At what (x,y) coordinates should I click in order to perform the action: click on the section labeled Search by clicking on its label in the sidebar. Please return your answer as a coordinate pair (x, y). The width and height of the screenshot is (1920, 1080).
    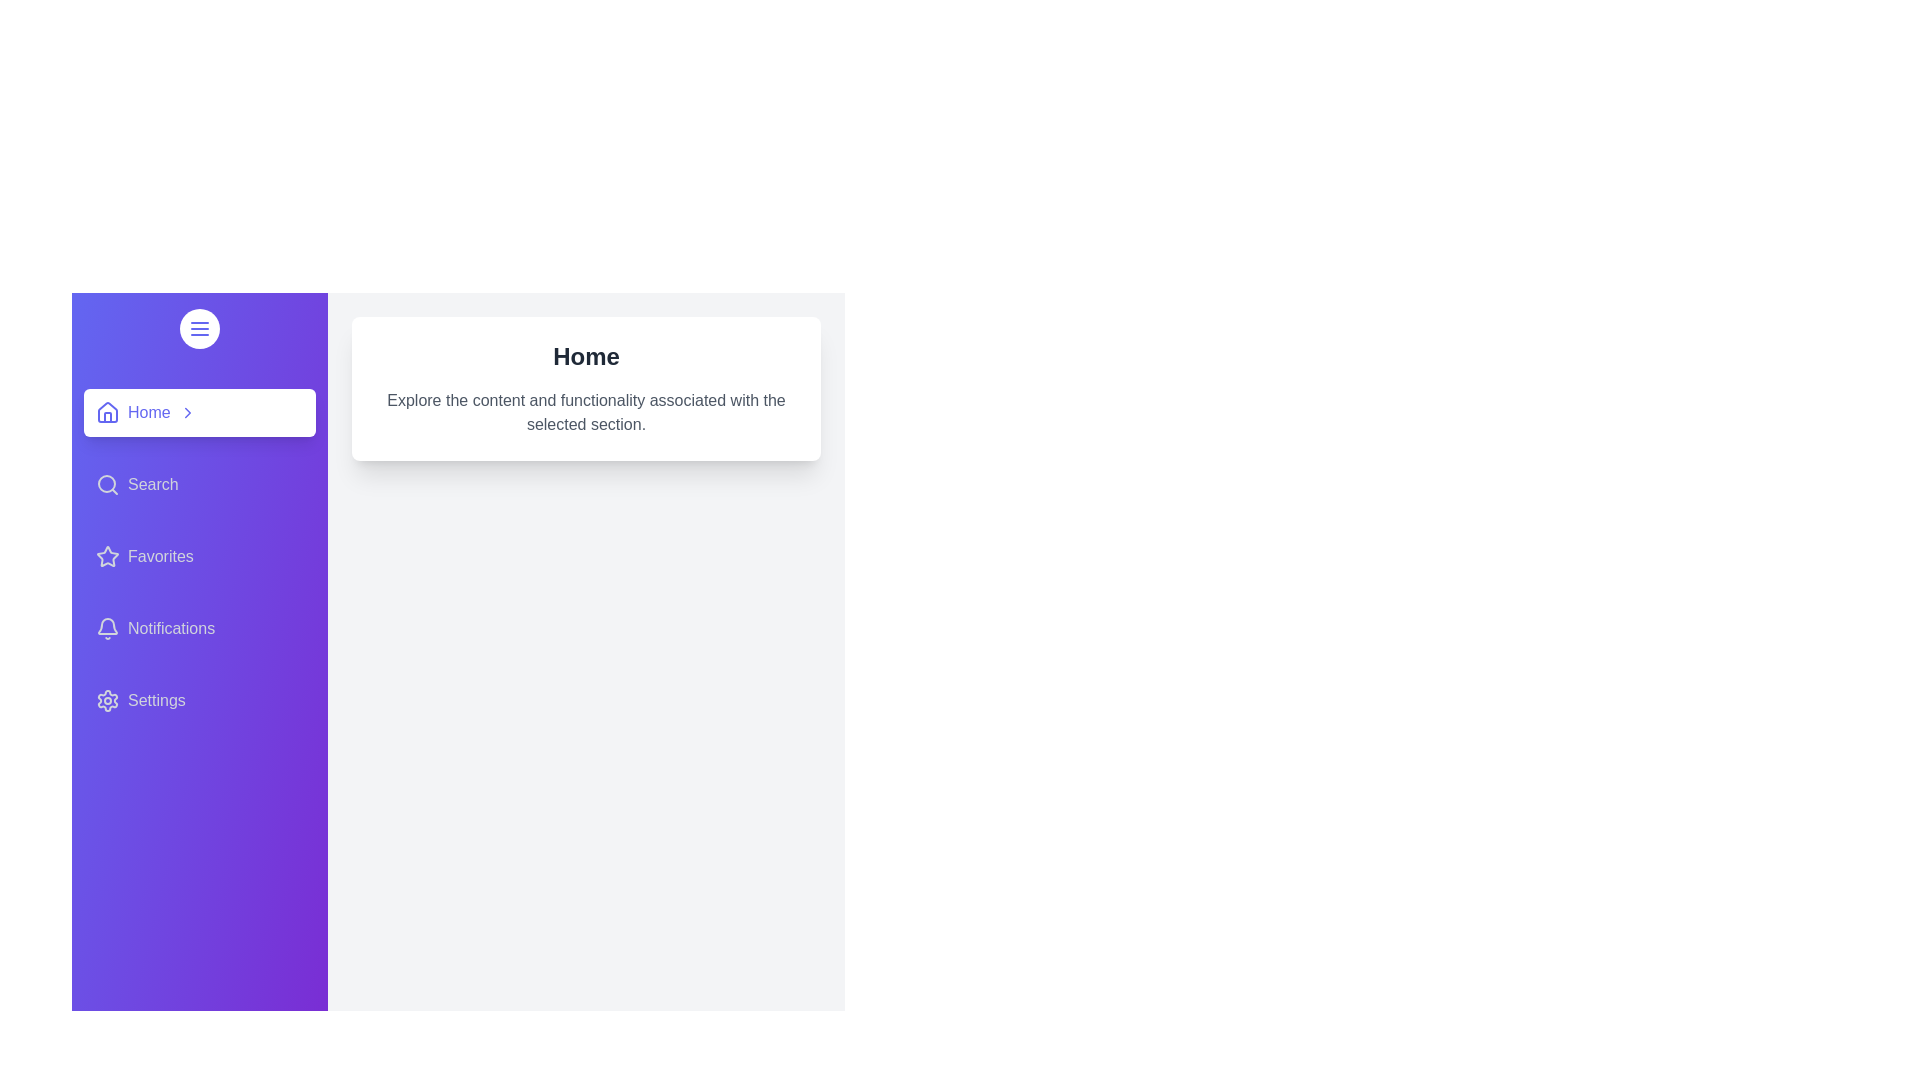
    Looking at the image, I should click on (200, 485).